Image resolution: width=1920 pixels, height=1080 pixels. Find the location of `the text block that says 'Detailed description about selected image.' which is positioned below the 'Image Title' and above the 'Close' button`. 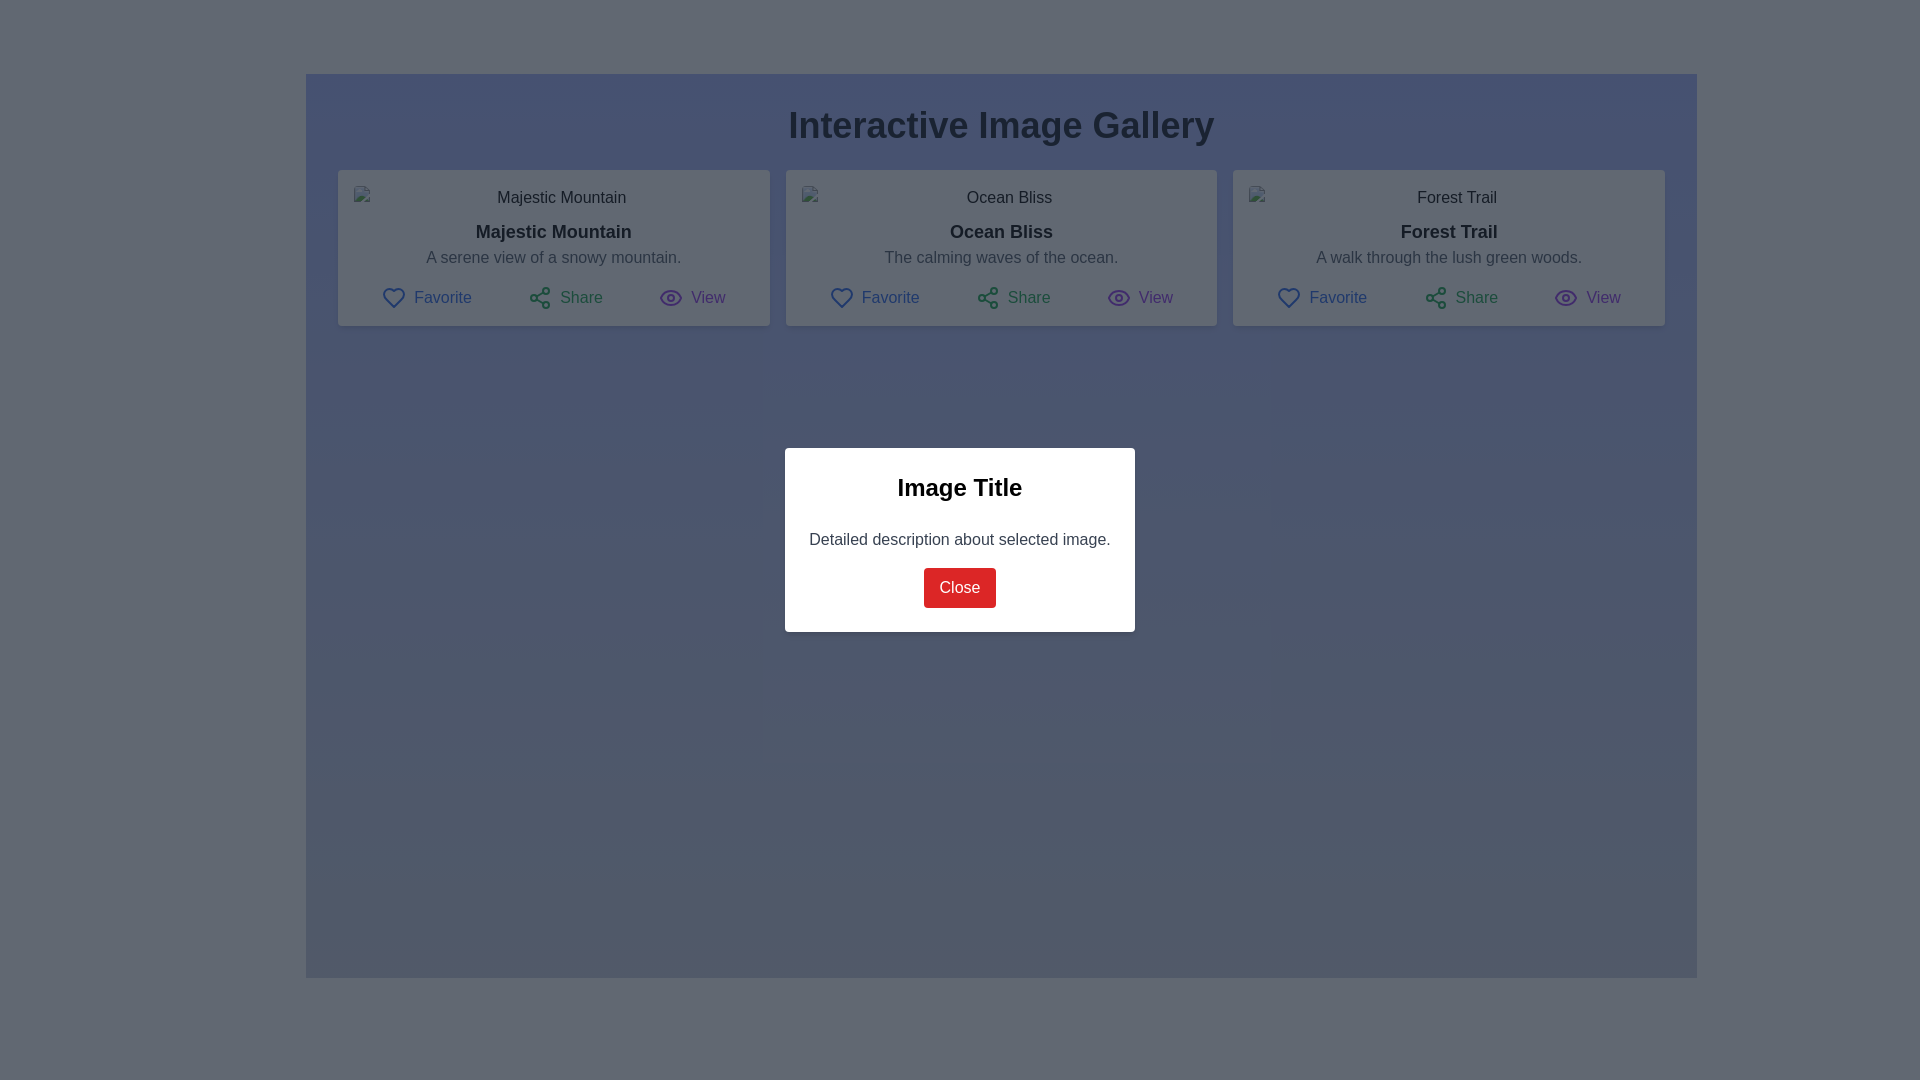

the text block that says 'Detailed description about selected image.' which is positioned below the 'Image Title' and above the 'Close' button is located at coordinates (960, 540).